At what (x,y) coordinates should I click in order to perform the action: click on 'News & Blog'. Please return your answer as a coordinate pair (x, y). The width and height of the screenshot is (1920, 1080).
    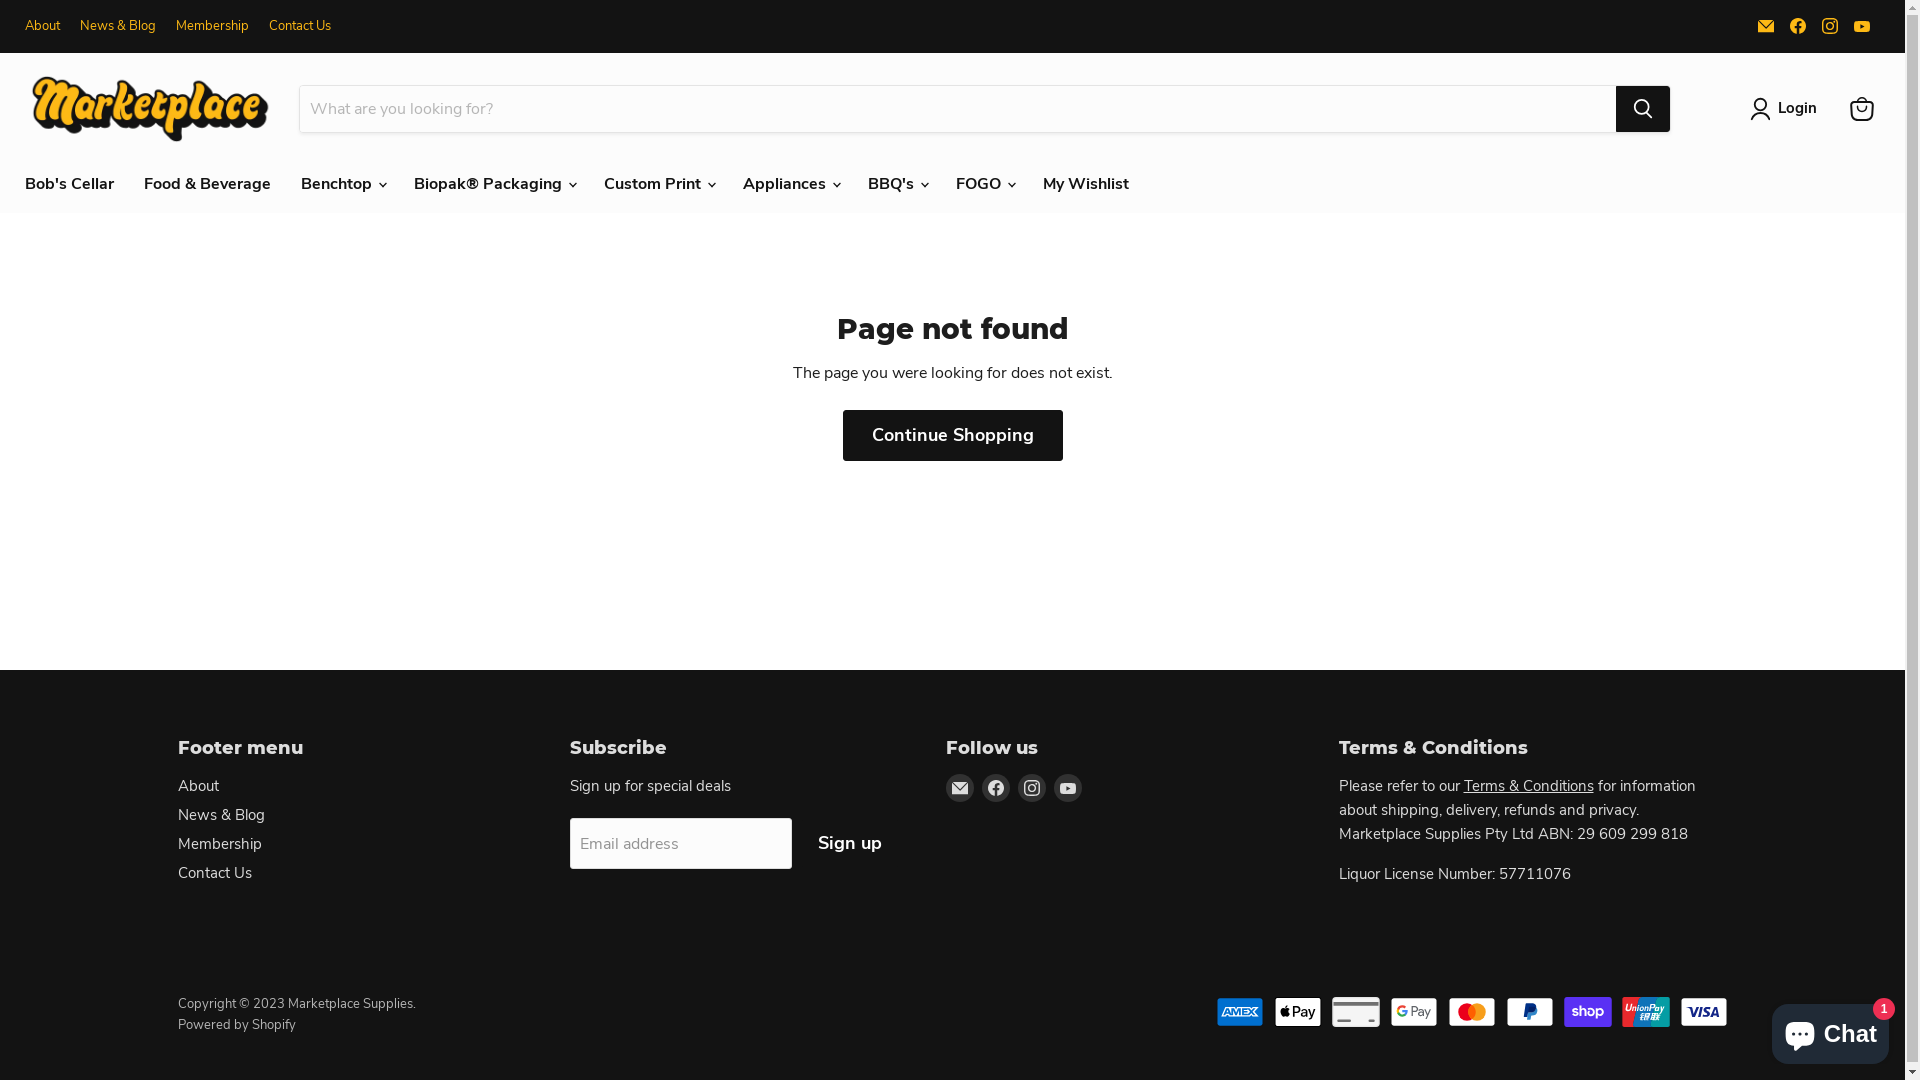
    Looking at the image, I should click on (177, 814).